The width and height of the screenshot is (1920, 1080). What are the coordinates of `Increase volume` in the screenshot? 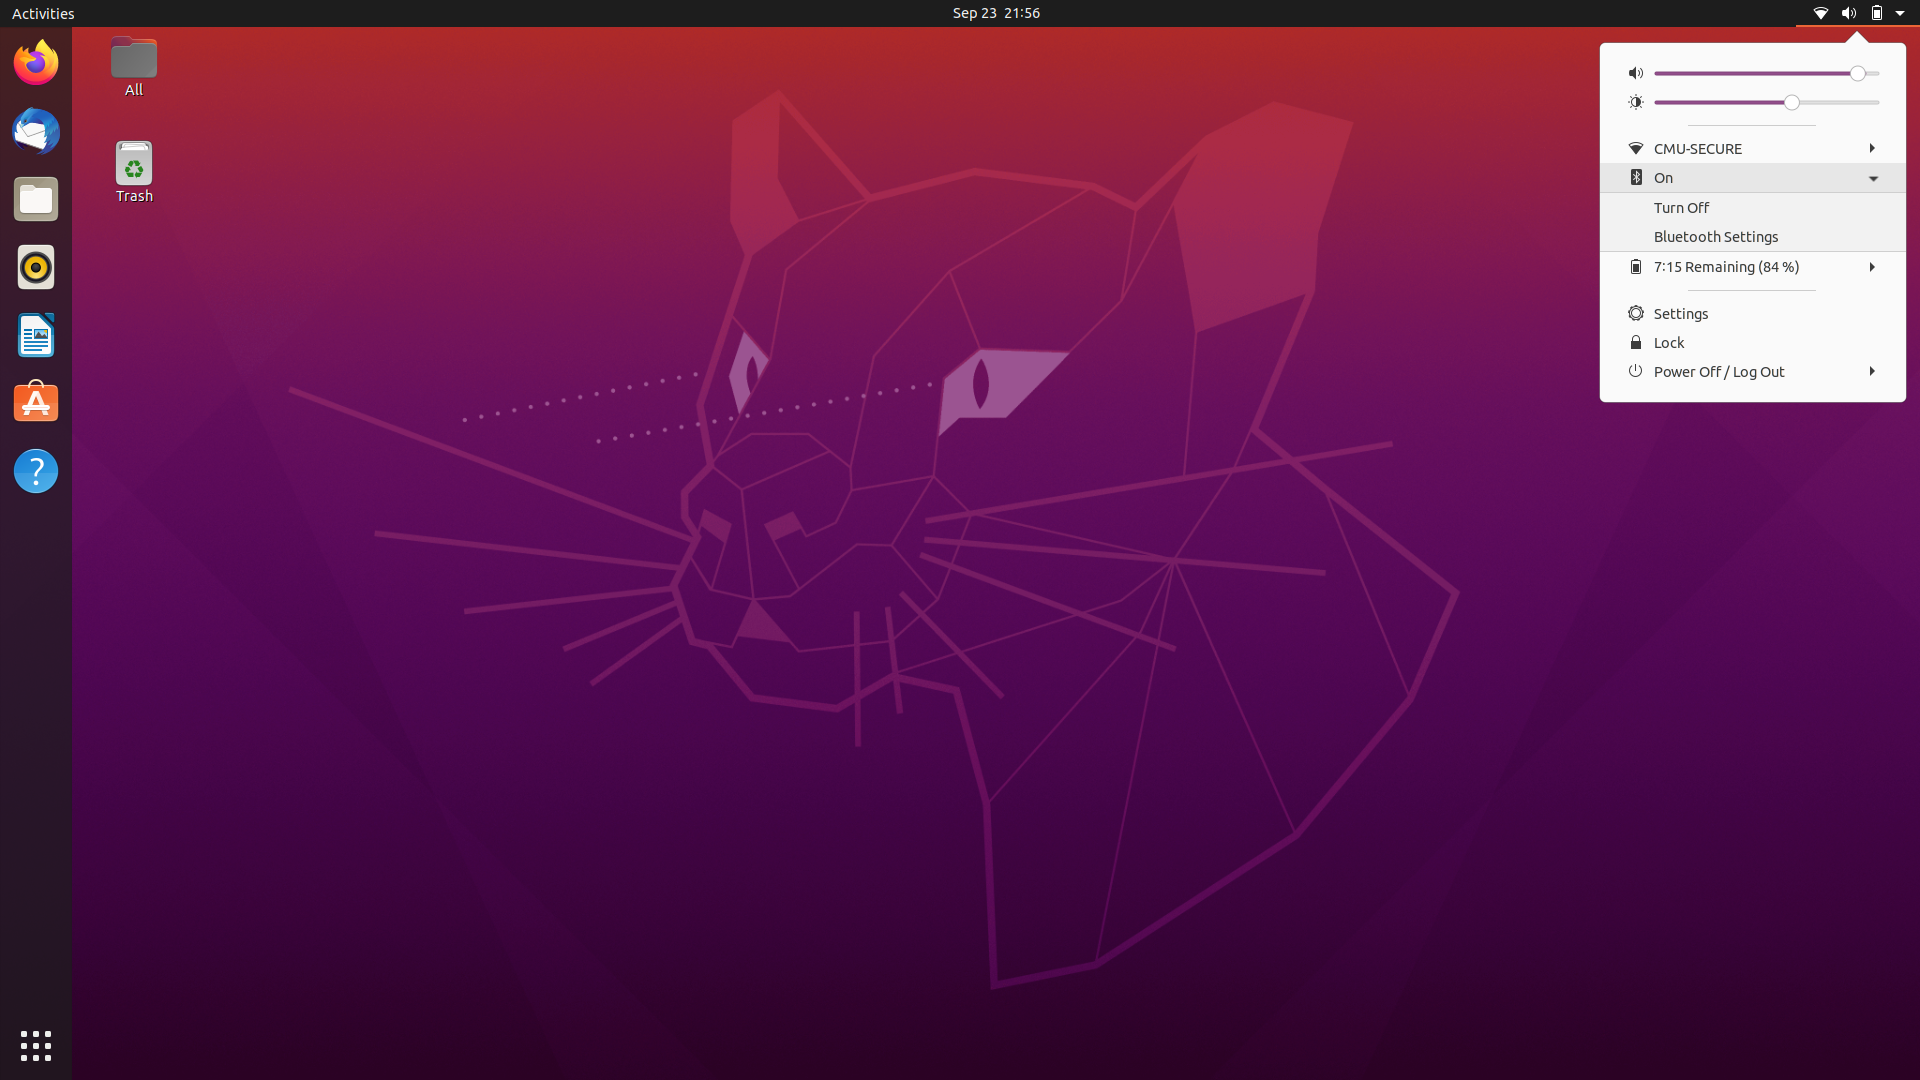 It's located at (3564480, 14580).